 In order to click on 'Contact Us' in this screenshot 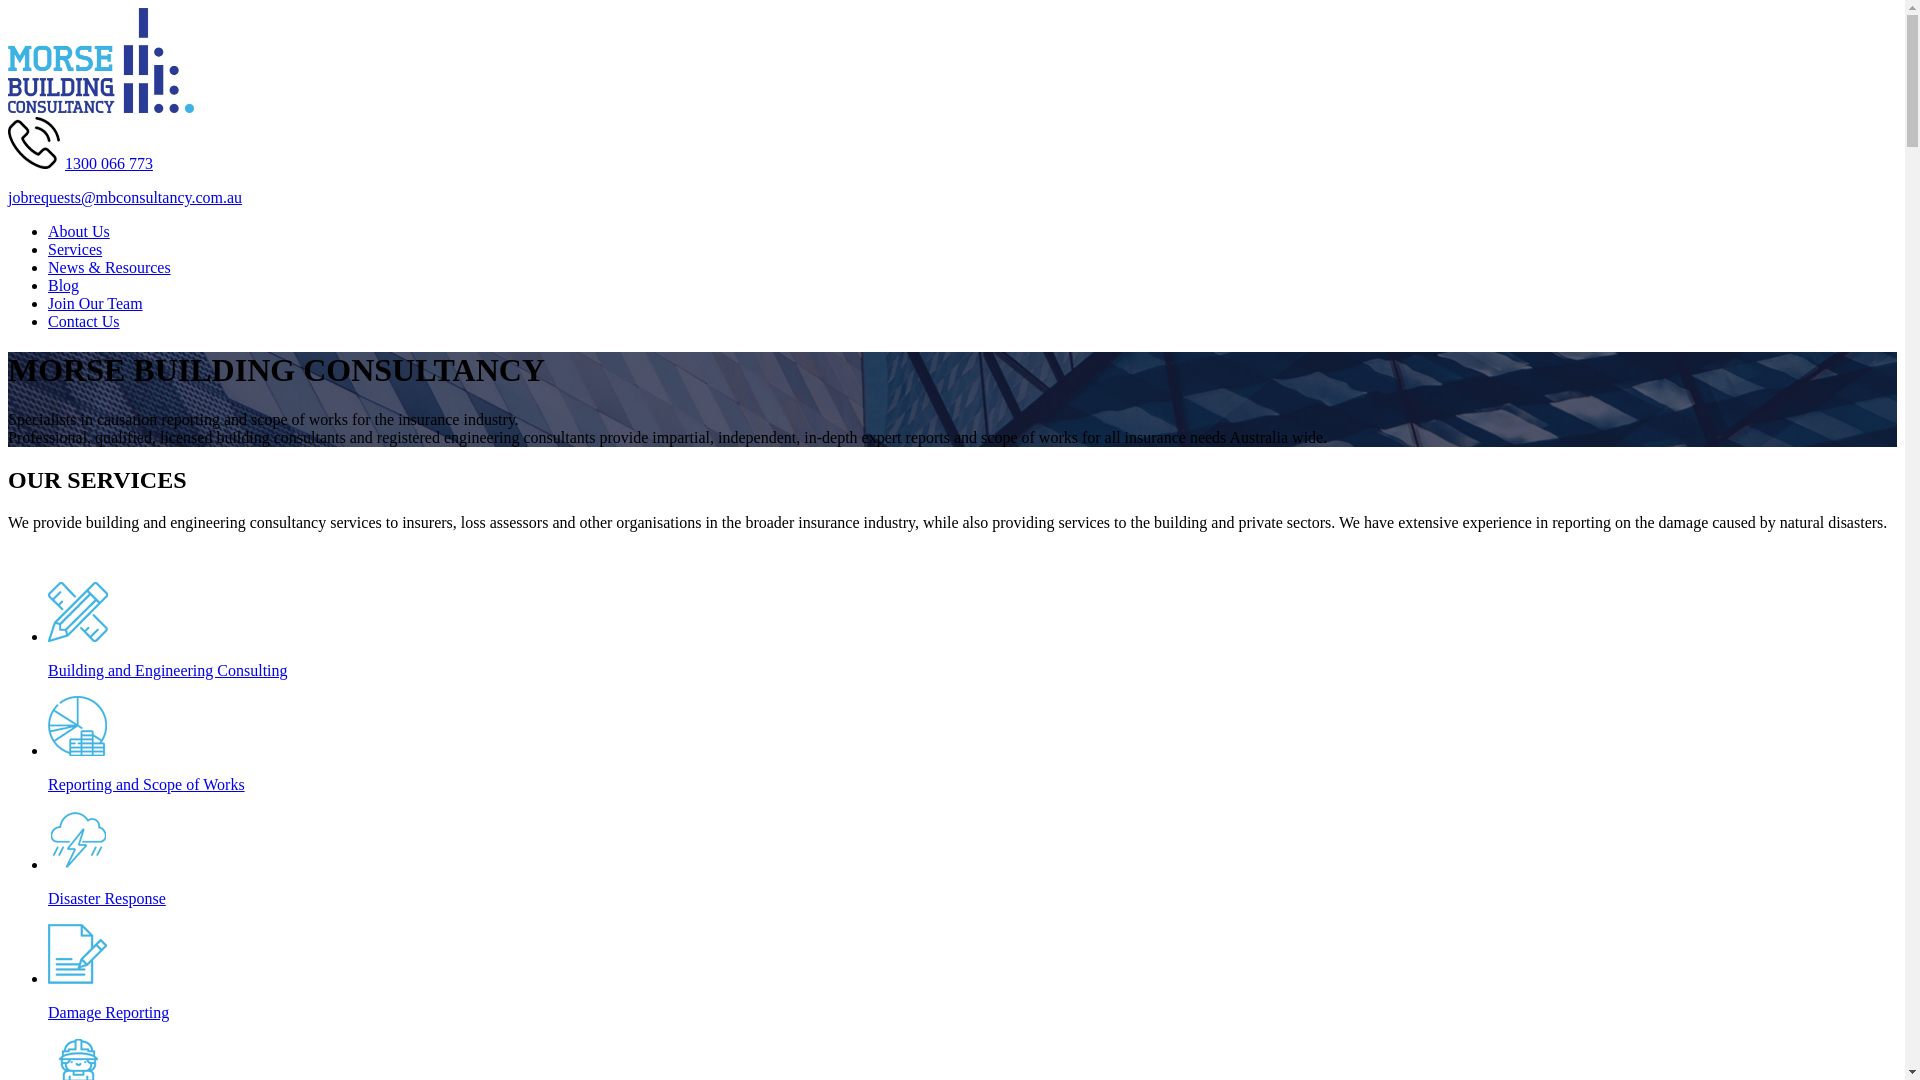, I will do `click(82, 320)`.